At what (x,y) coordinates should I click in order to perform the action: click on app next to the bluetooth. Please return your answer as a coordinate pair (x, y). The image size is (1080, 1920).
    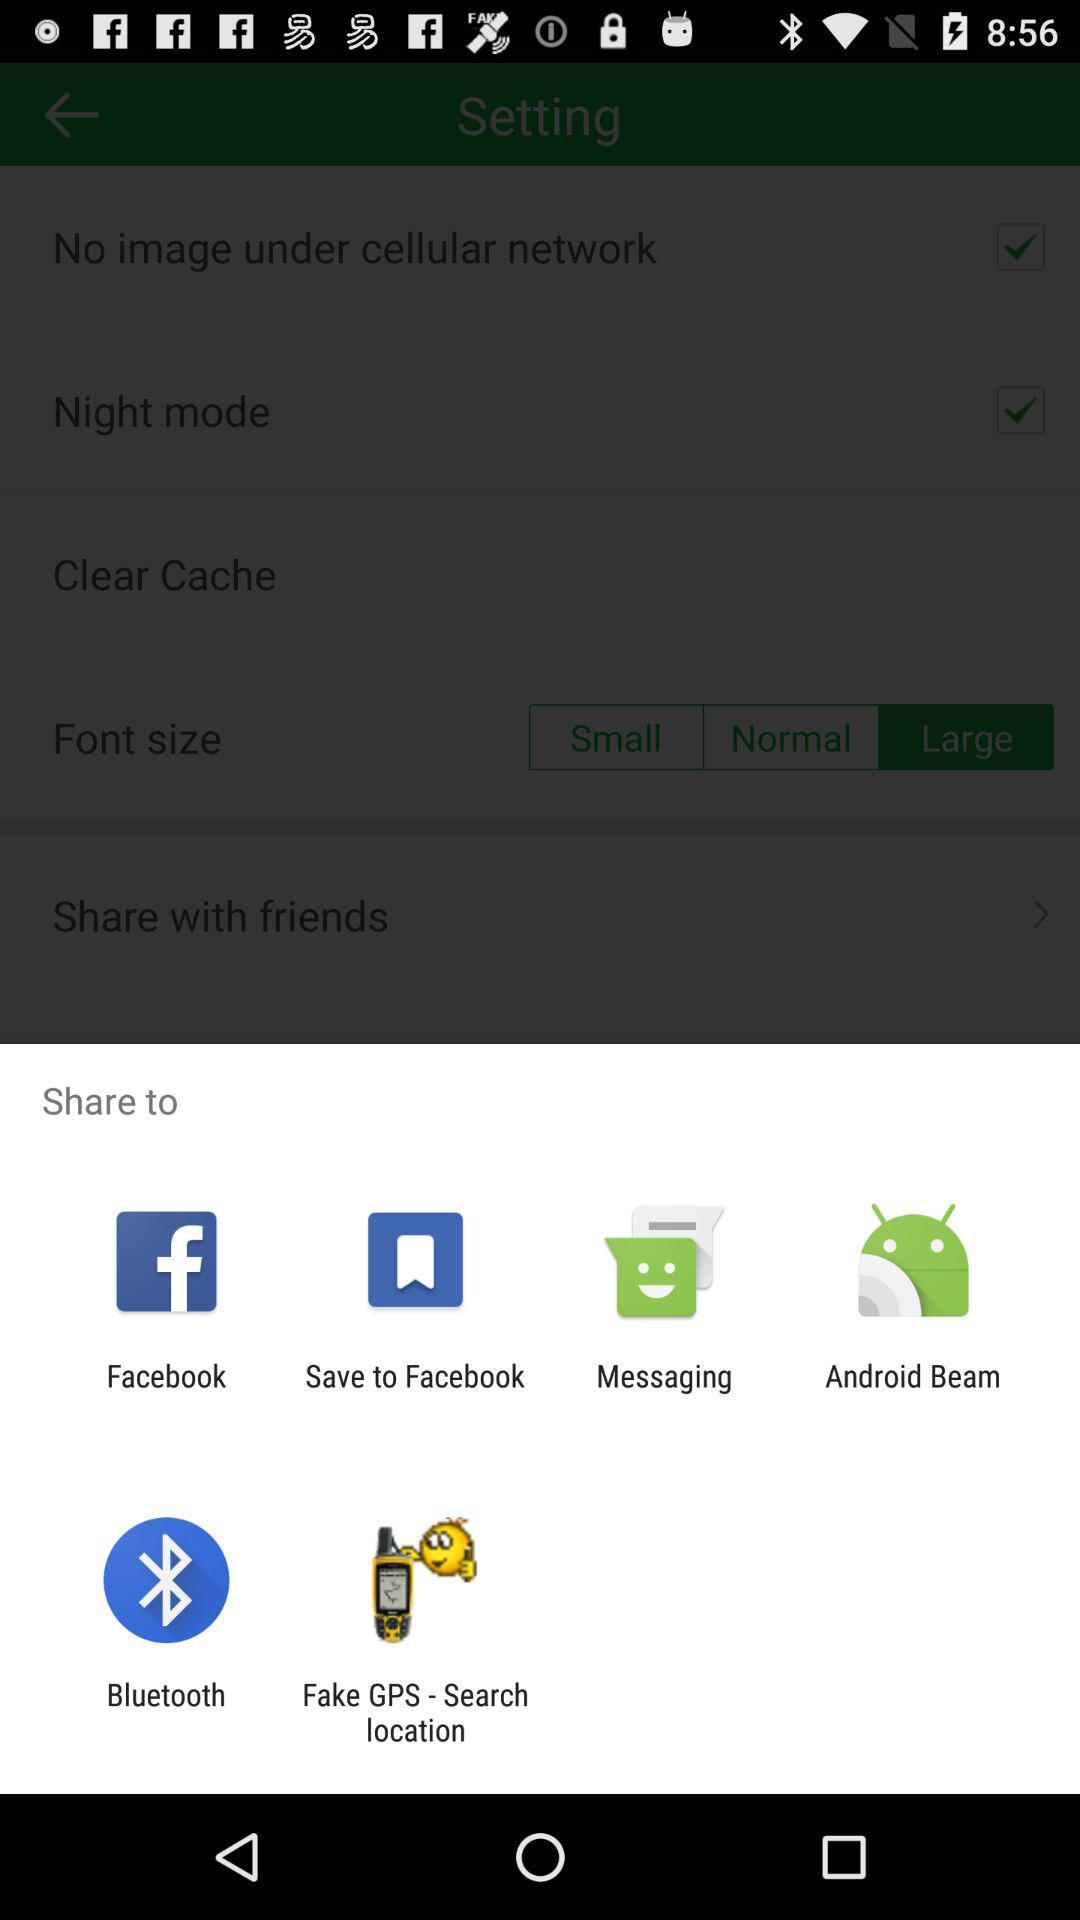
    Looking at the image, I should click on (414, 1711).